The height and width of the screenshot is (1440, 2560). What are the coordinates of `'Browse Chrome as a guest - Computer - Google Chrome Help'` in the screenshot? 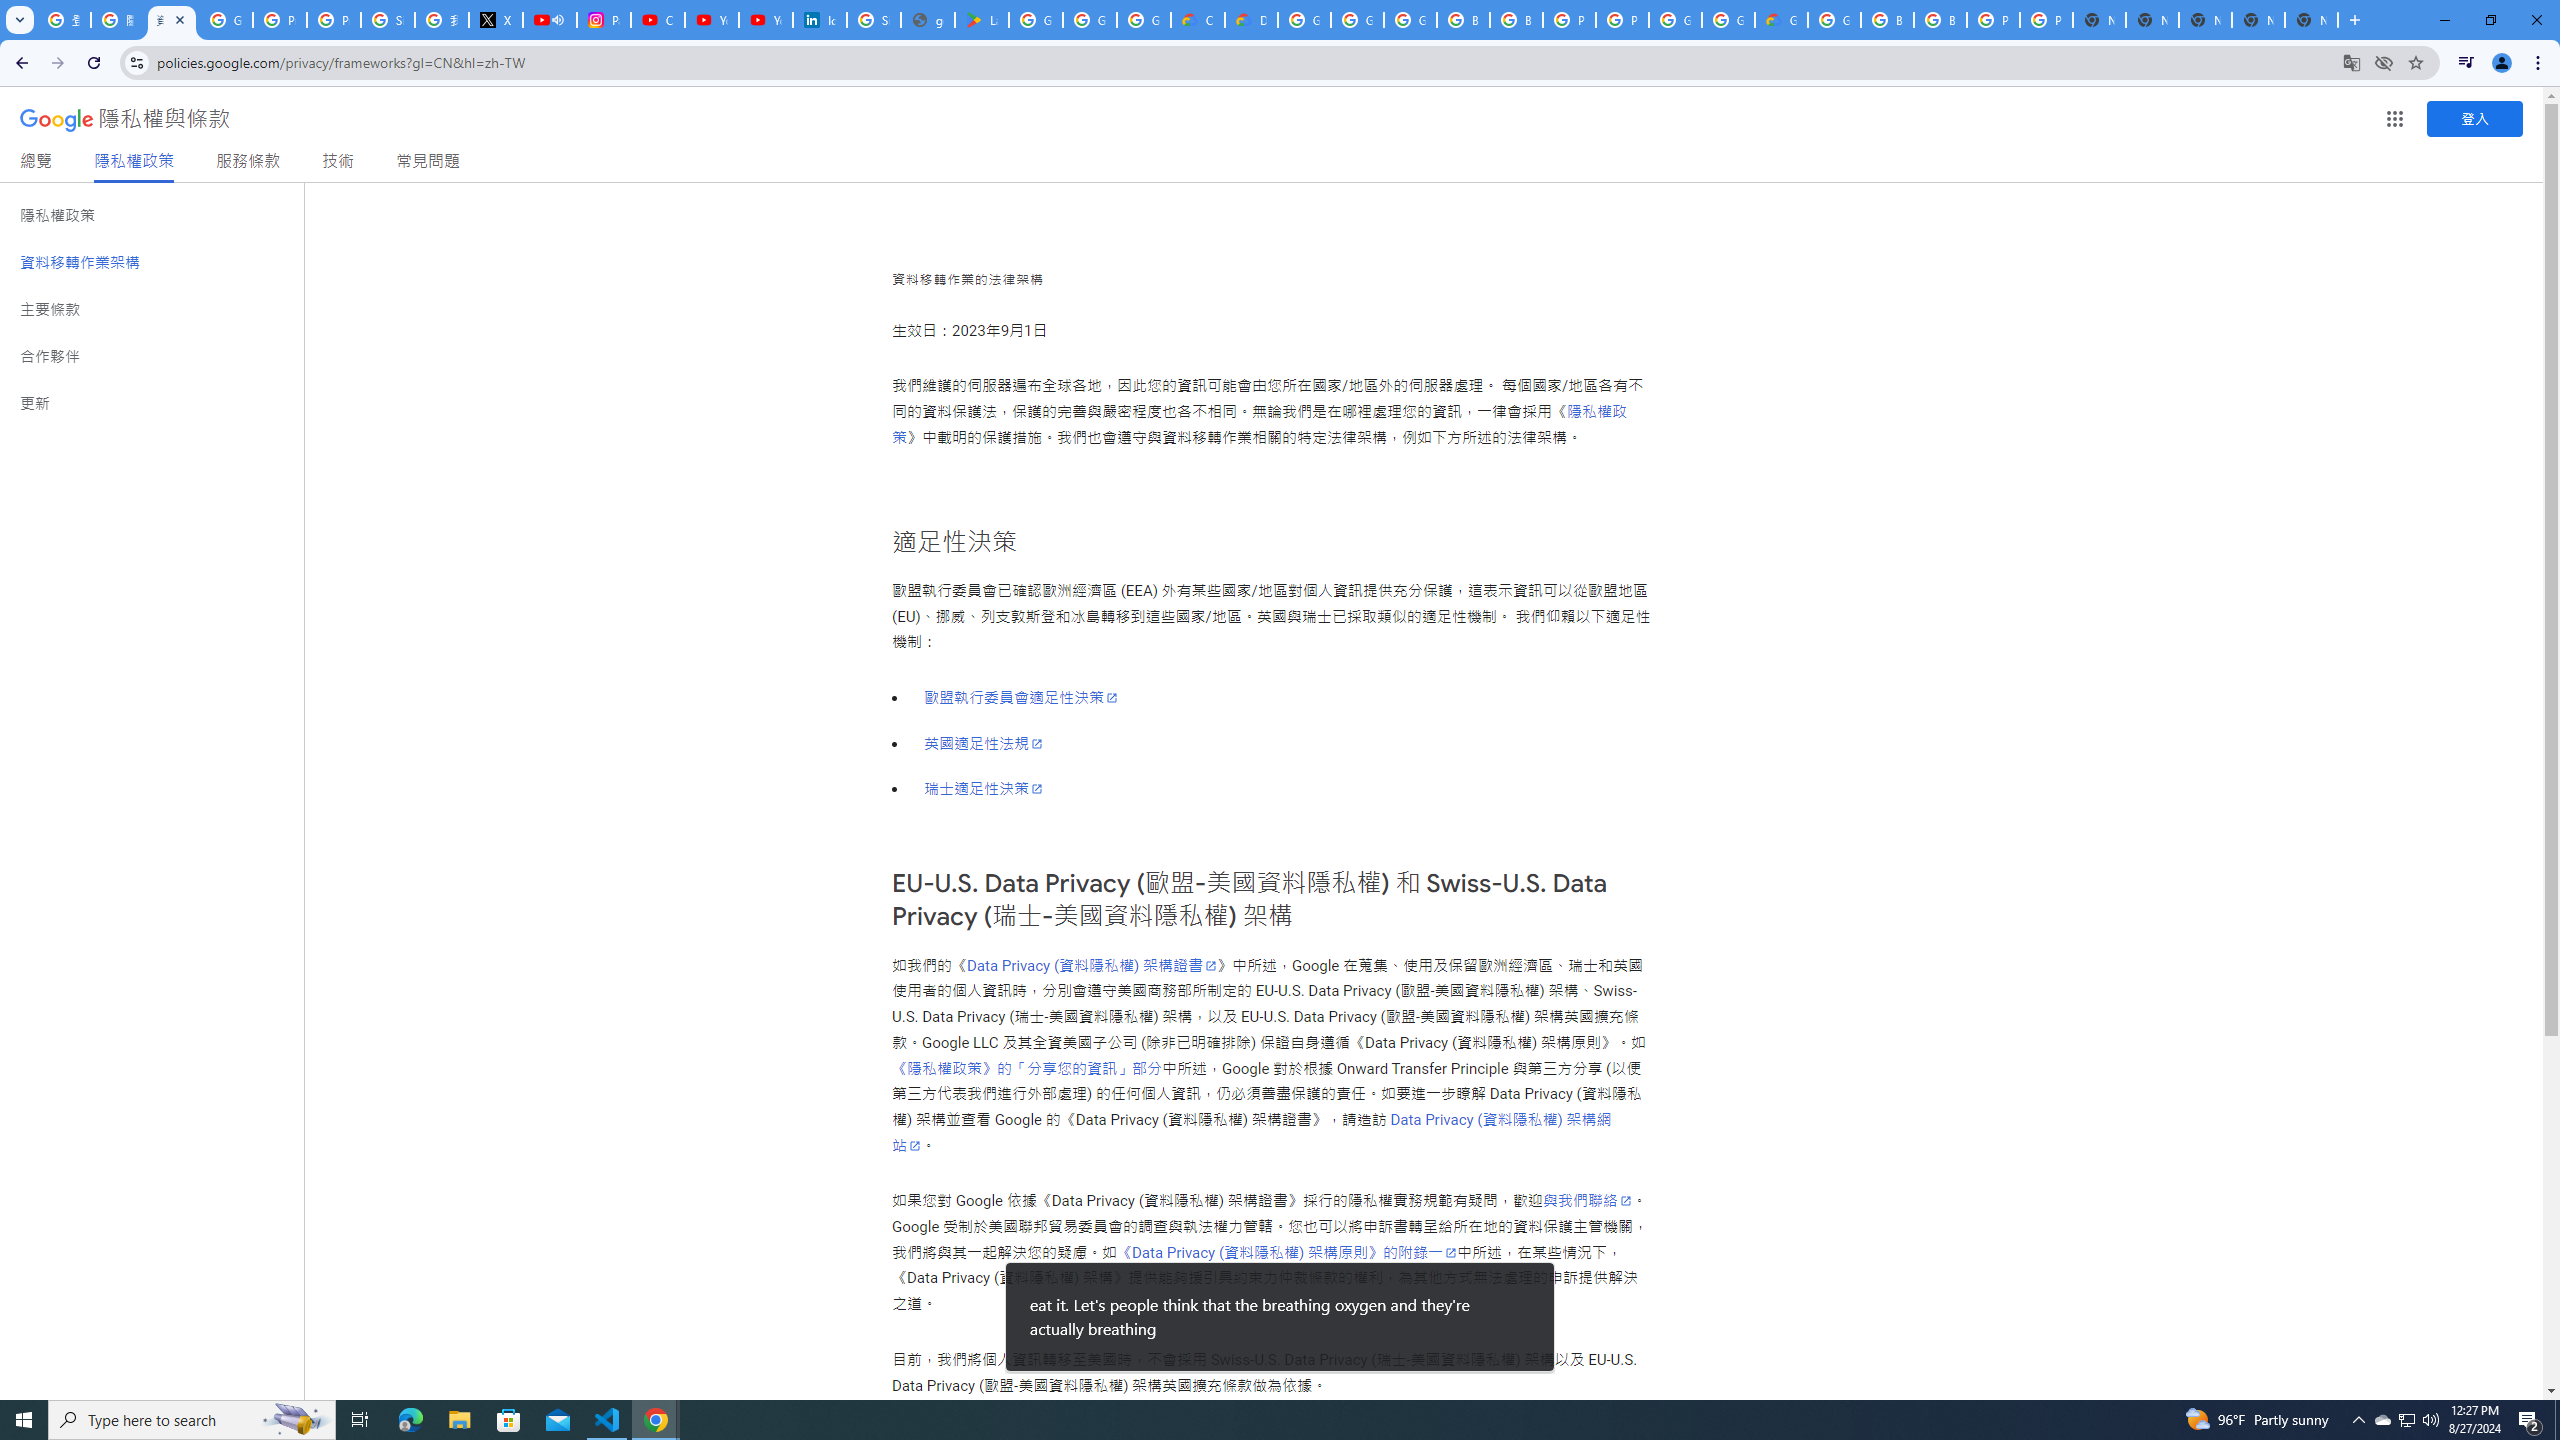 It's located at (1463, 19).